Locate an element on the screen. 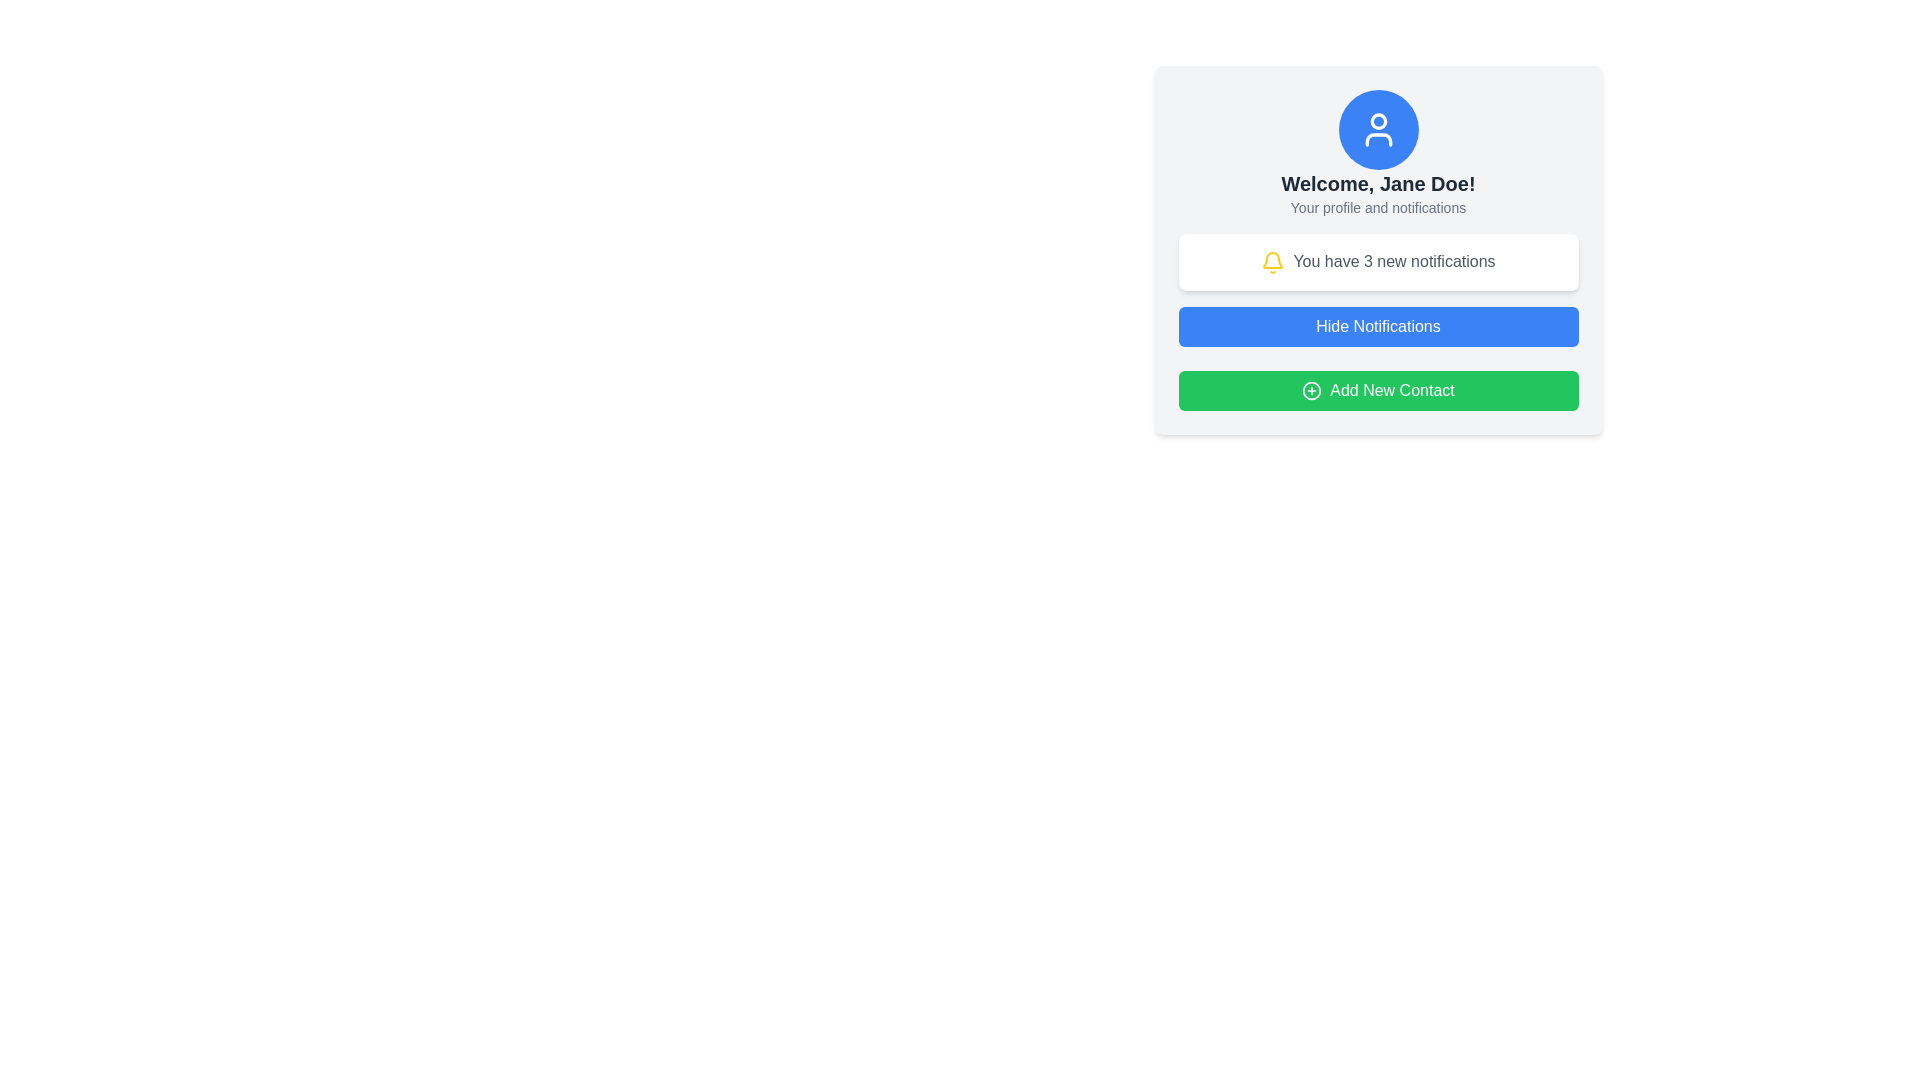 The height and width of the screenshot is (1080, 1920). the informational display component that shows the welcome message and user name, positioned at the top of the card-like section is located at coordinates (1377, 153).